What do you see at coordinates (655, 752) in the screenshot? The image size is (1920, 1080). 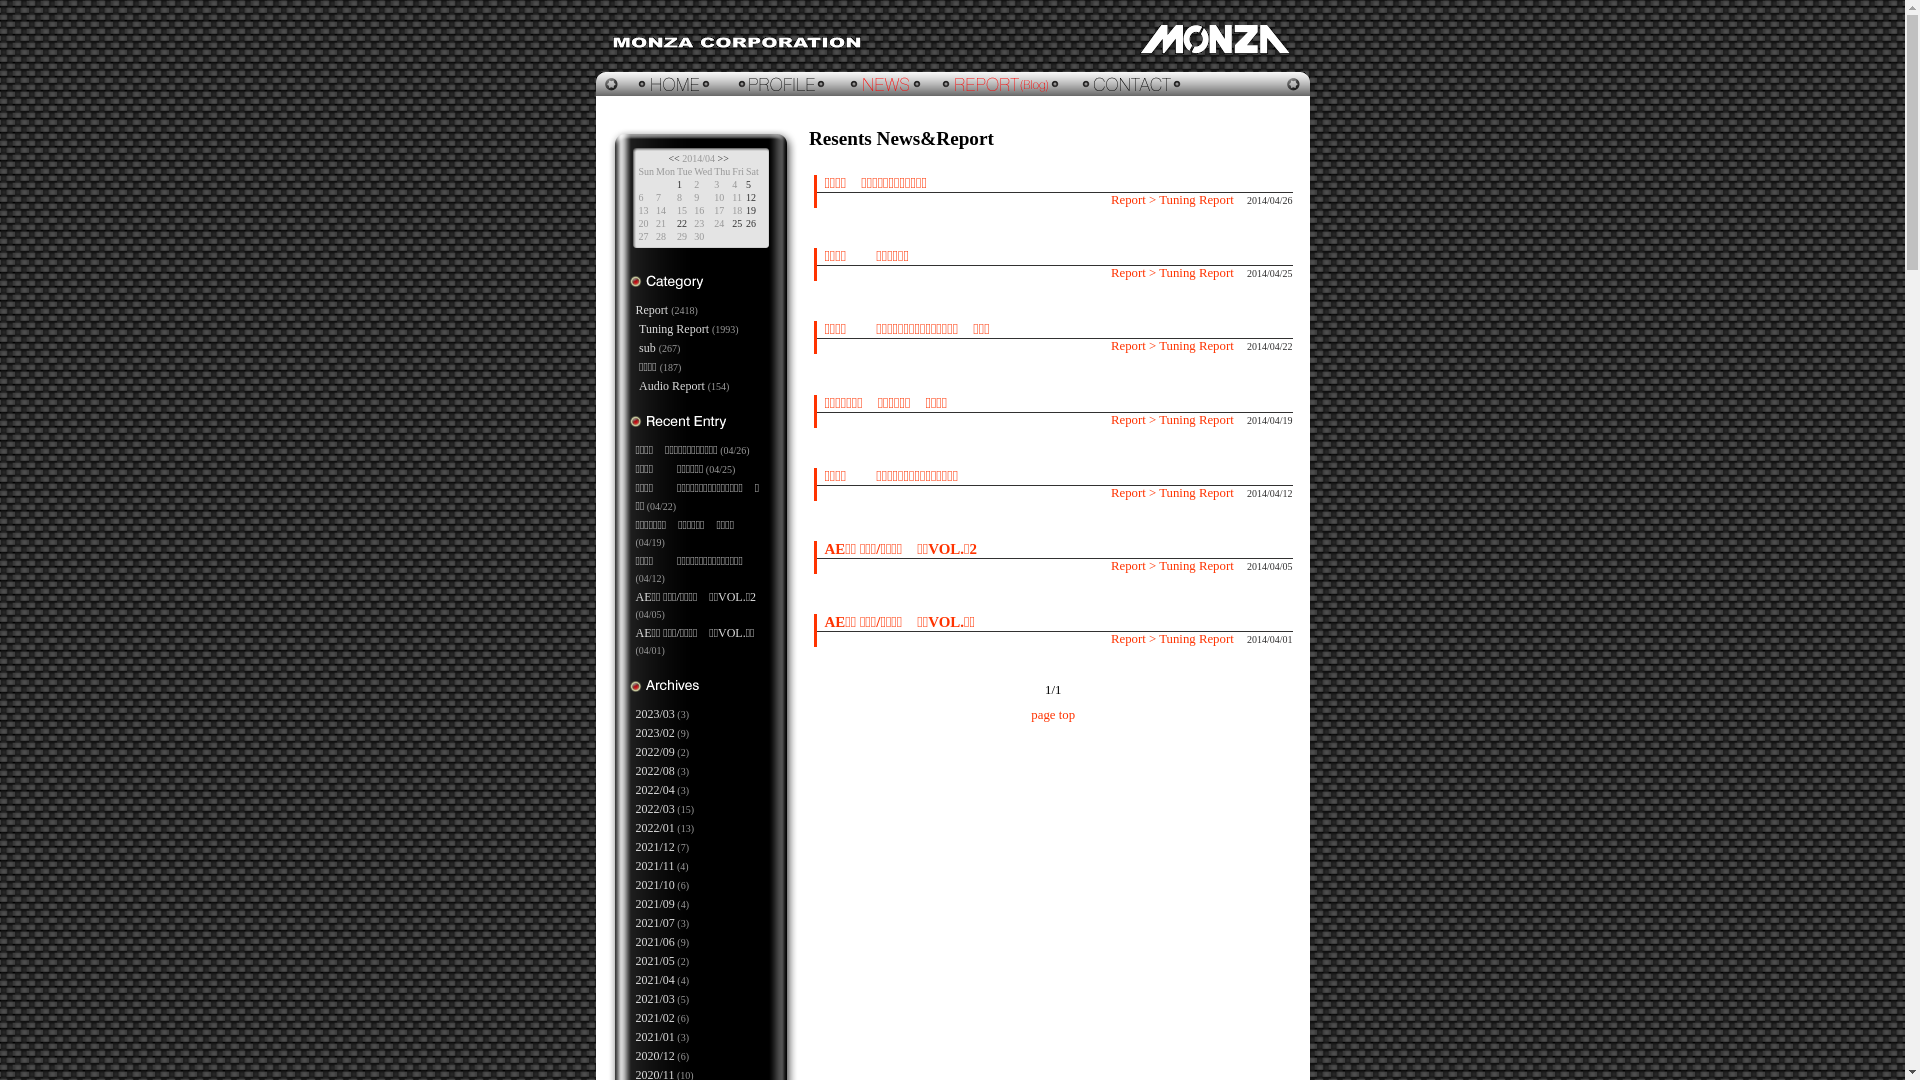 I see `'2022/09'` at bounding box center [655, 752].